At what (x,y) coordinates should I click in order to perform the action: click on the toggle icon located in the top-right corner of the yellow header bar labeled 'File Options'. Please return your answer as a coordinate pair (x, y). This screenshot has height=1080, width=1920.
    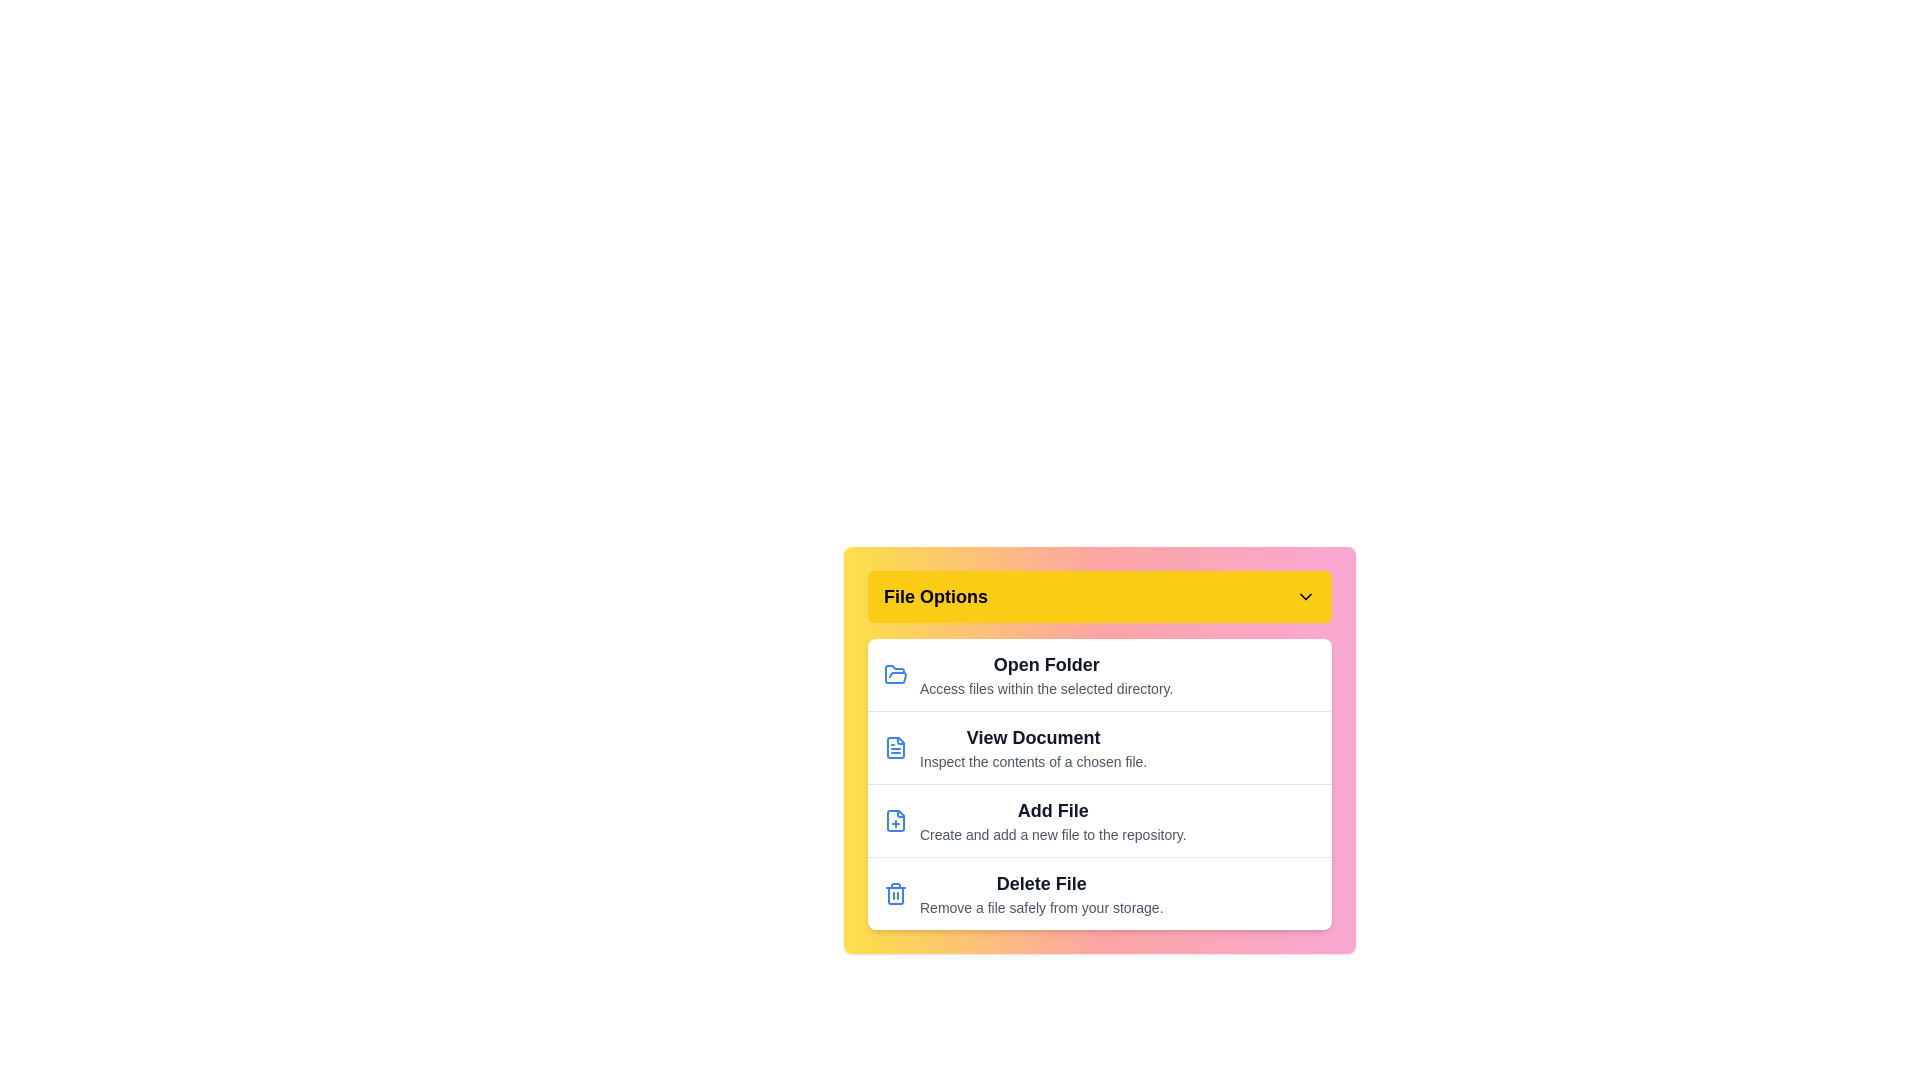
    Looking at the image, I should click on (1305, 596).